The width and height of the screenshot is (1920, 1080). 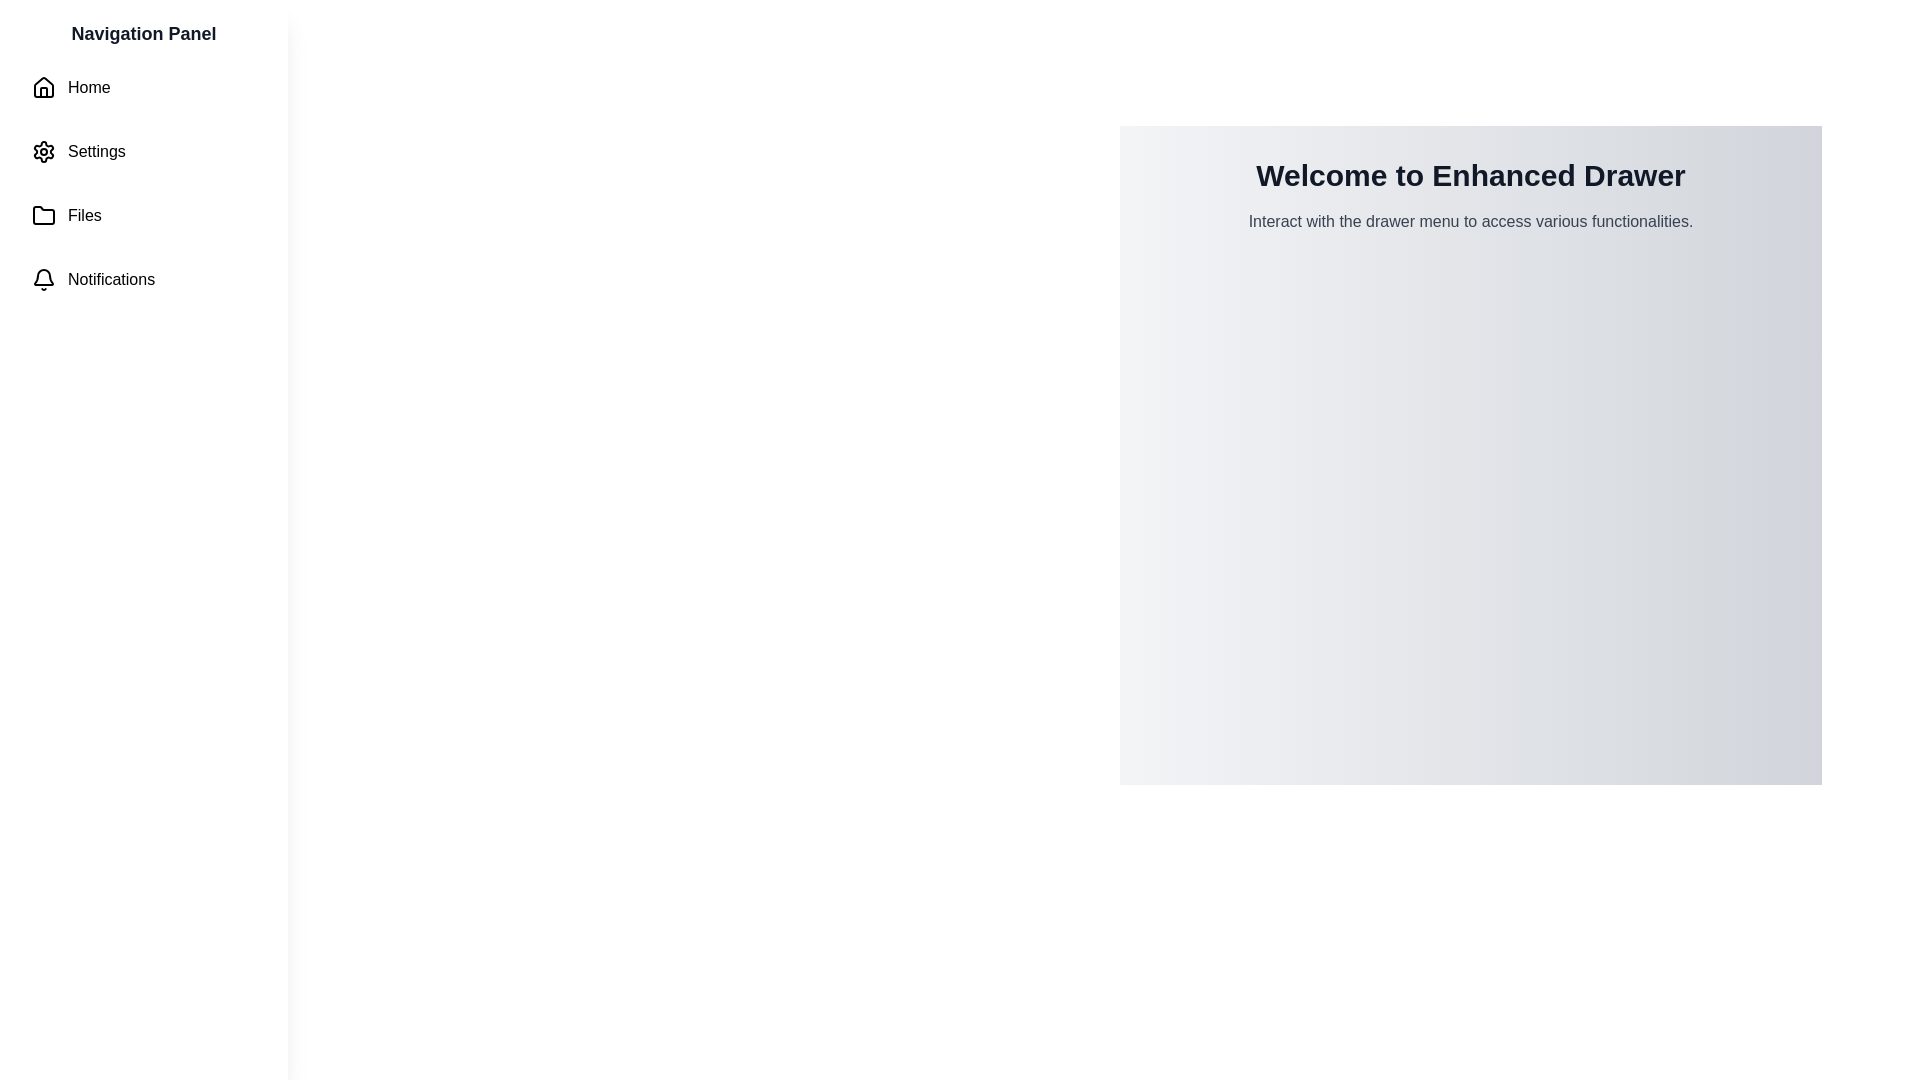 I want to click on to select the 'Settings' option, identified by the text label displaying 'Settings' in the left-hand navigation panel, positioned under 'Home' and above 'Files', so click(x=95, y=150).